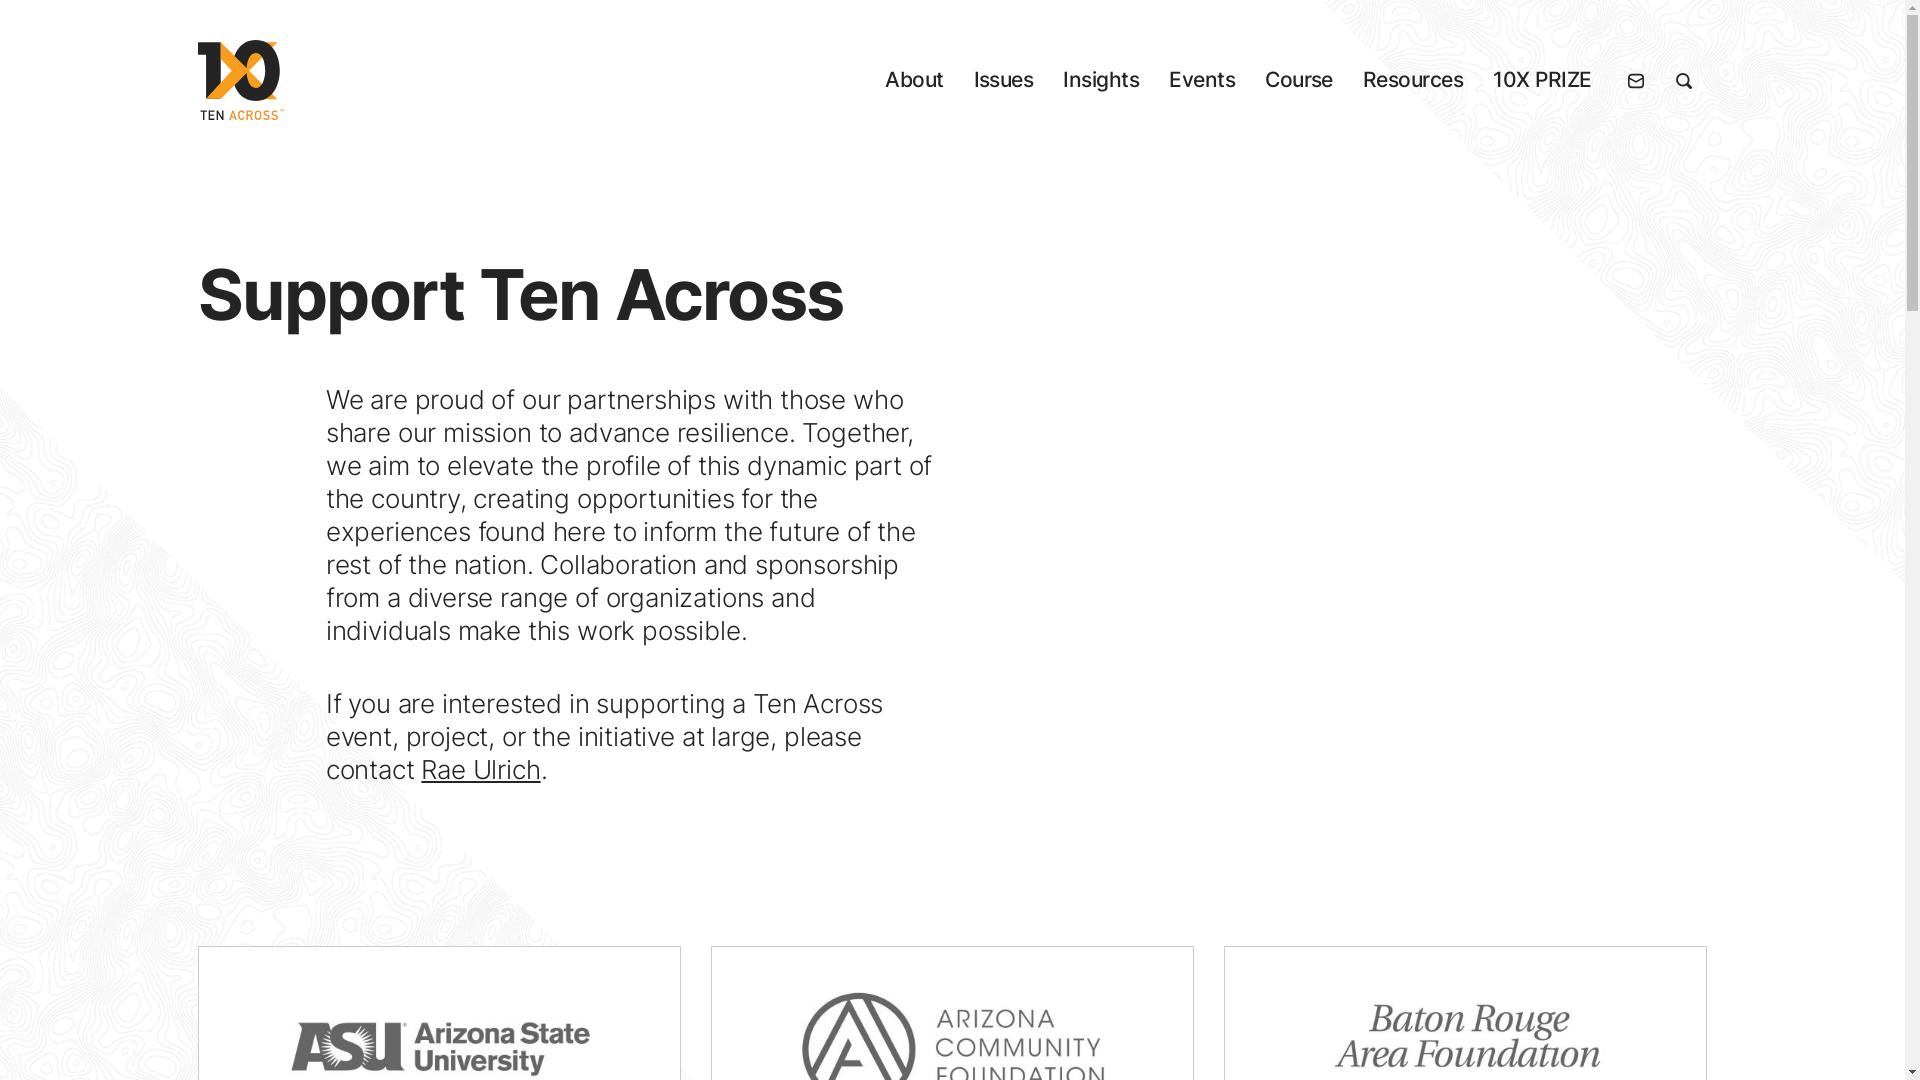 This screenshot has height=1080, width=1920. Describe the element at coordinates (1003, 79) in the screenshot. I see `'Issues'` at that location.